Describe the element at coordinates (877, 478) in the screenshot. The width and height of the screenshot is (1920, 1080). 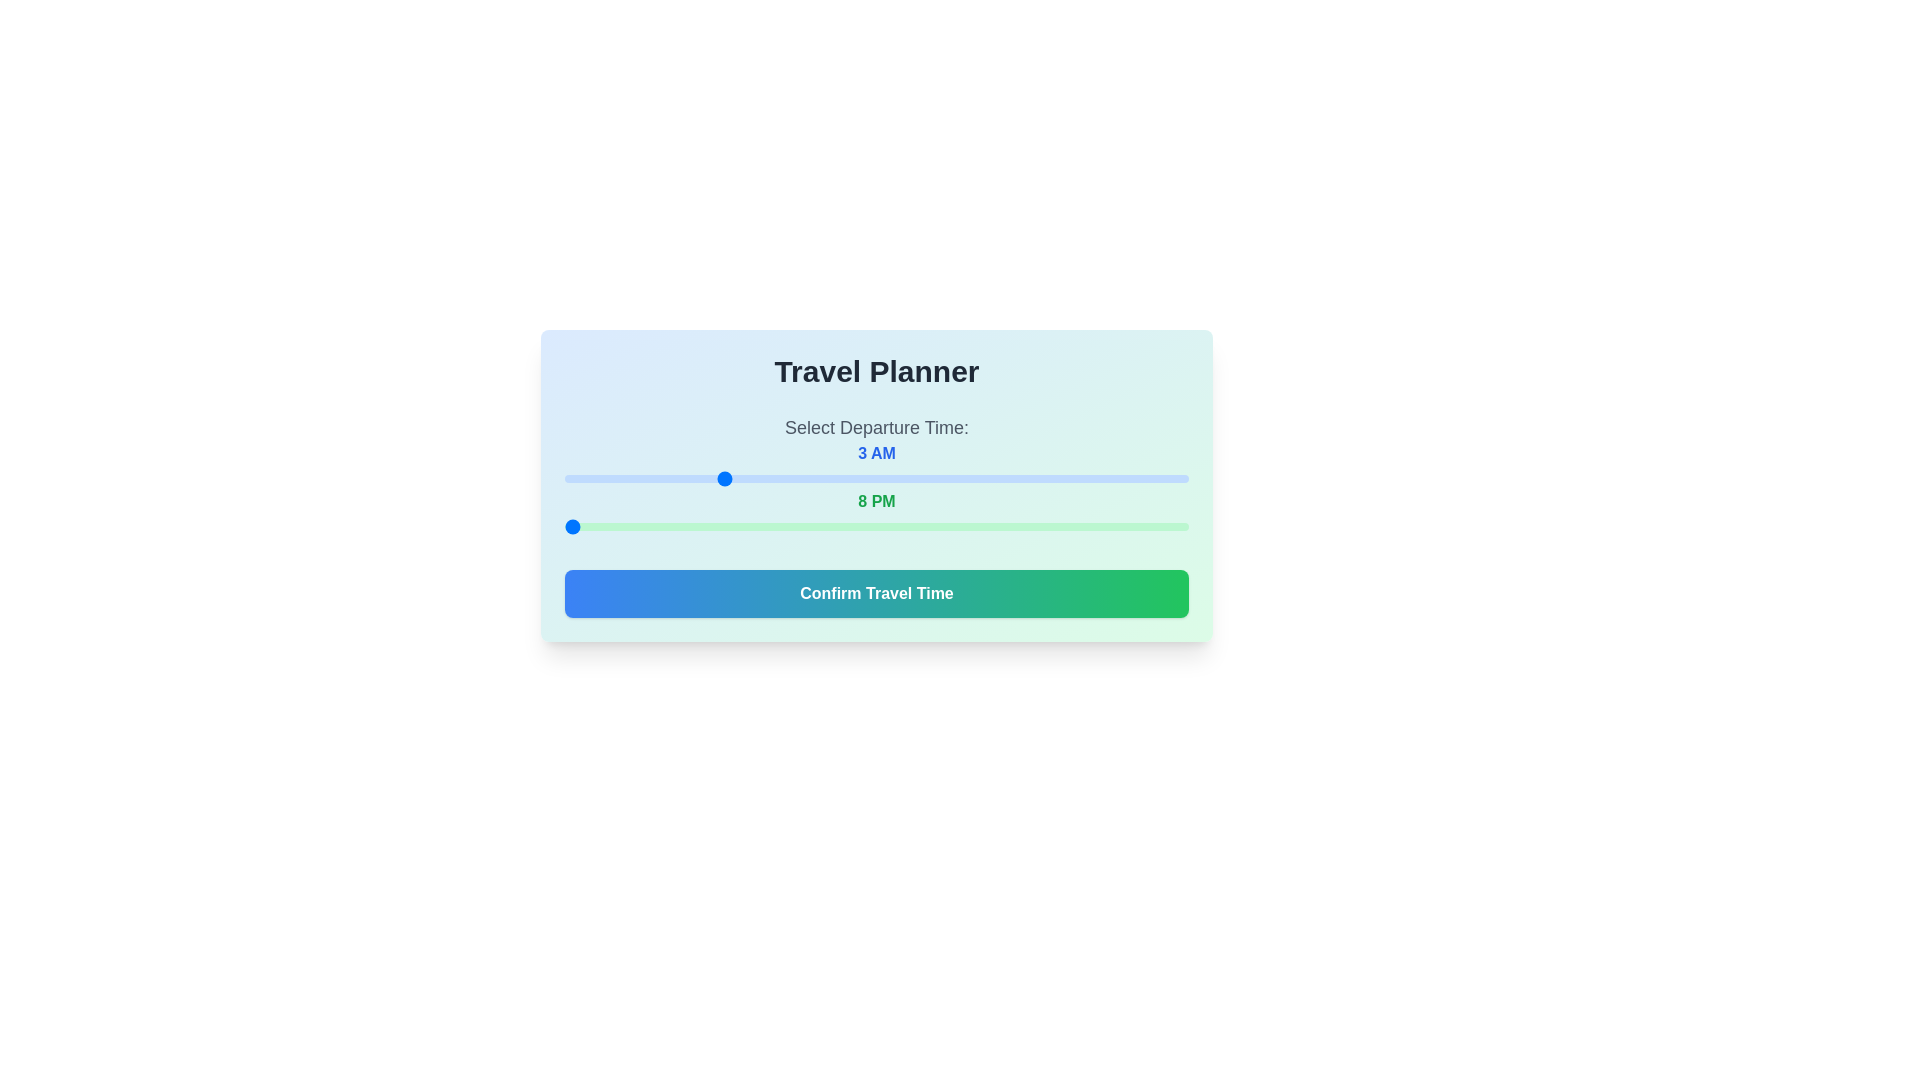
I see `departure time` at that location.